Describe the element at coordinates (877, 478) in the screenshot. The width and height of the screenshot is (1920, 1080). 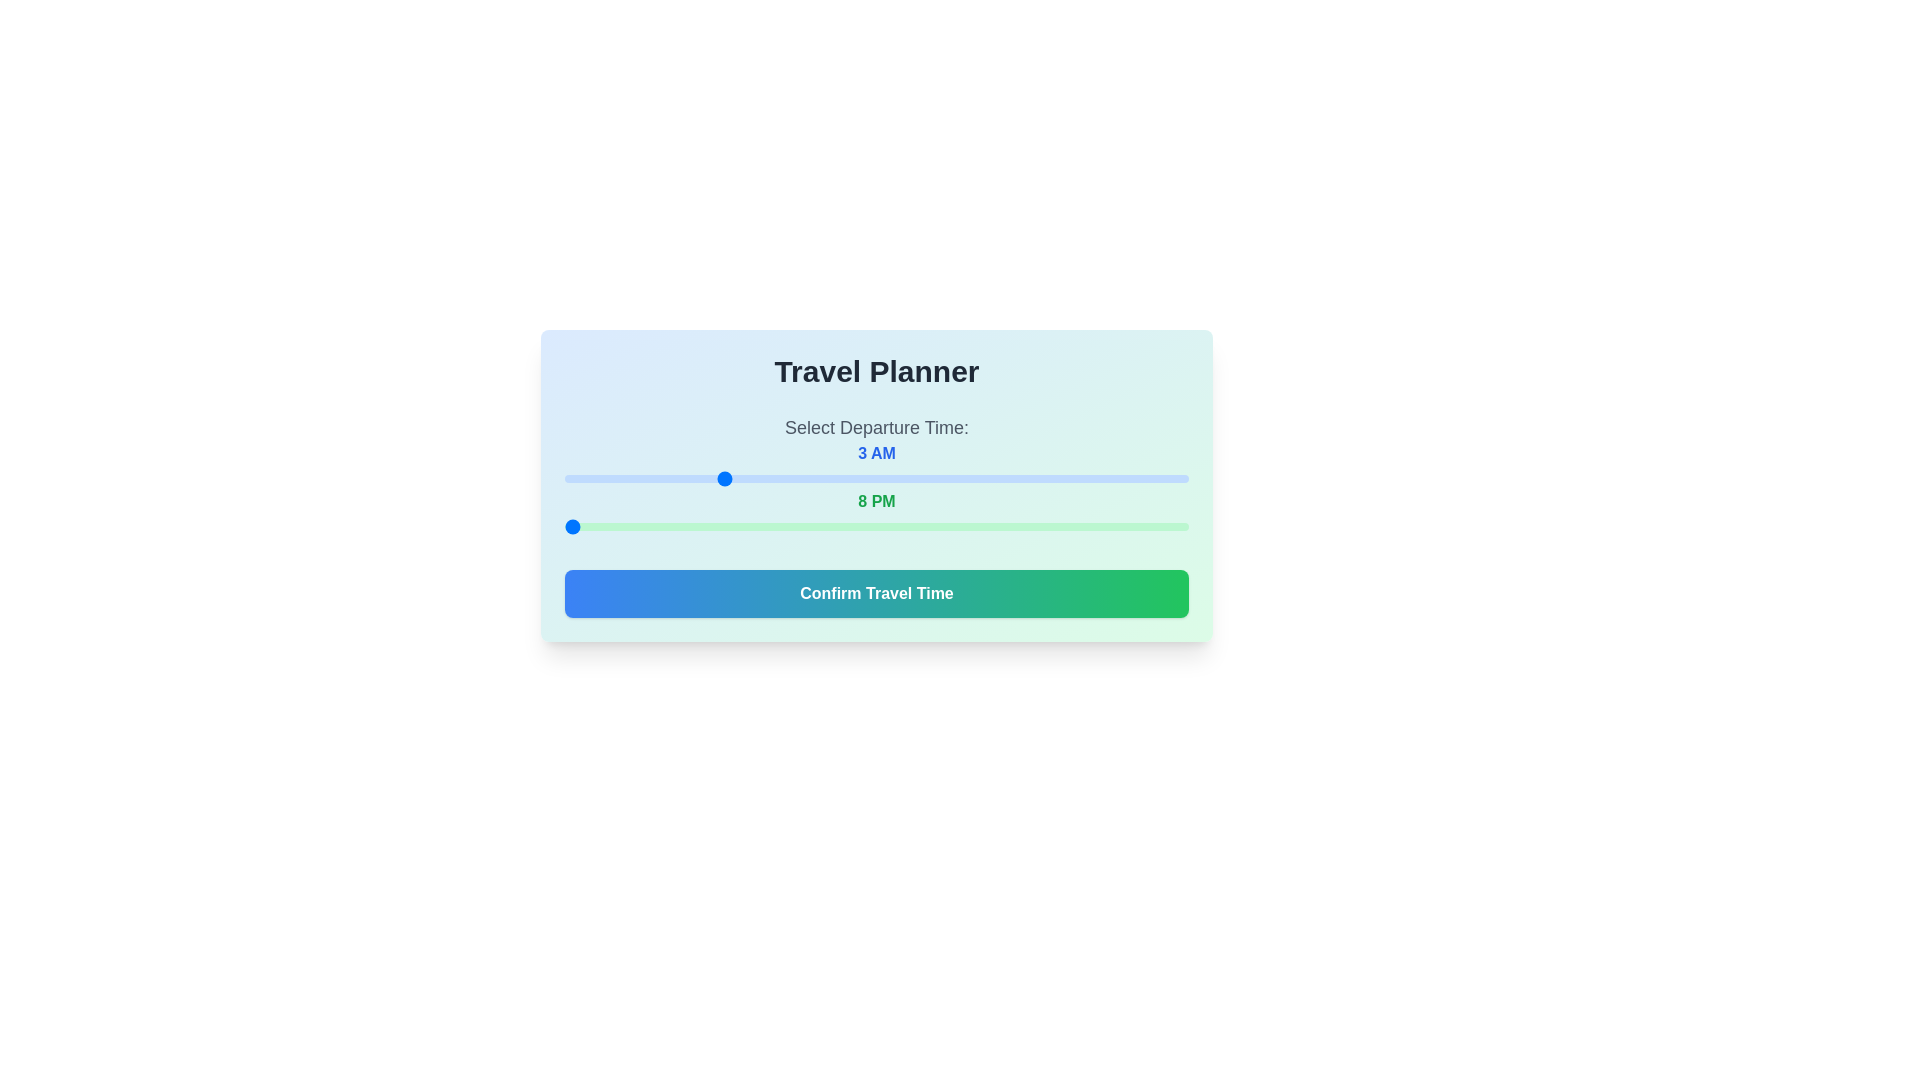
I see `departure time` at that location.